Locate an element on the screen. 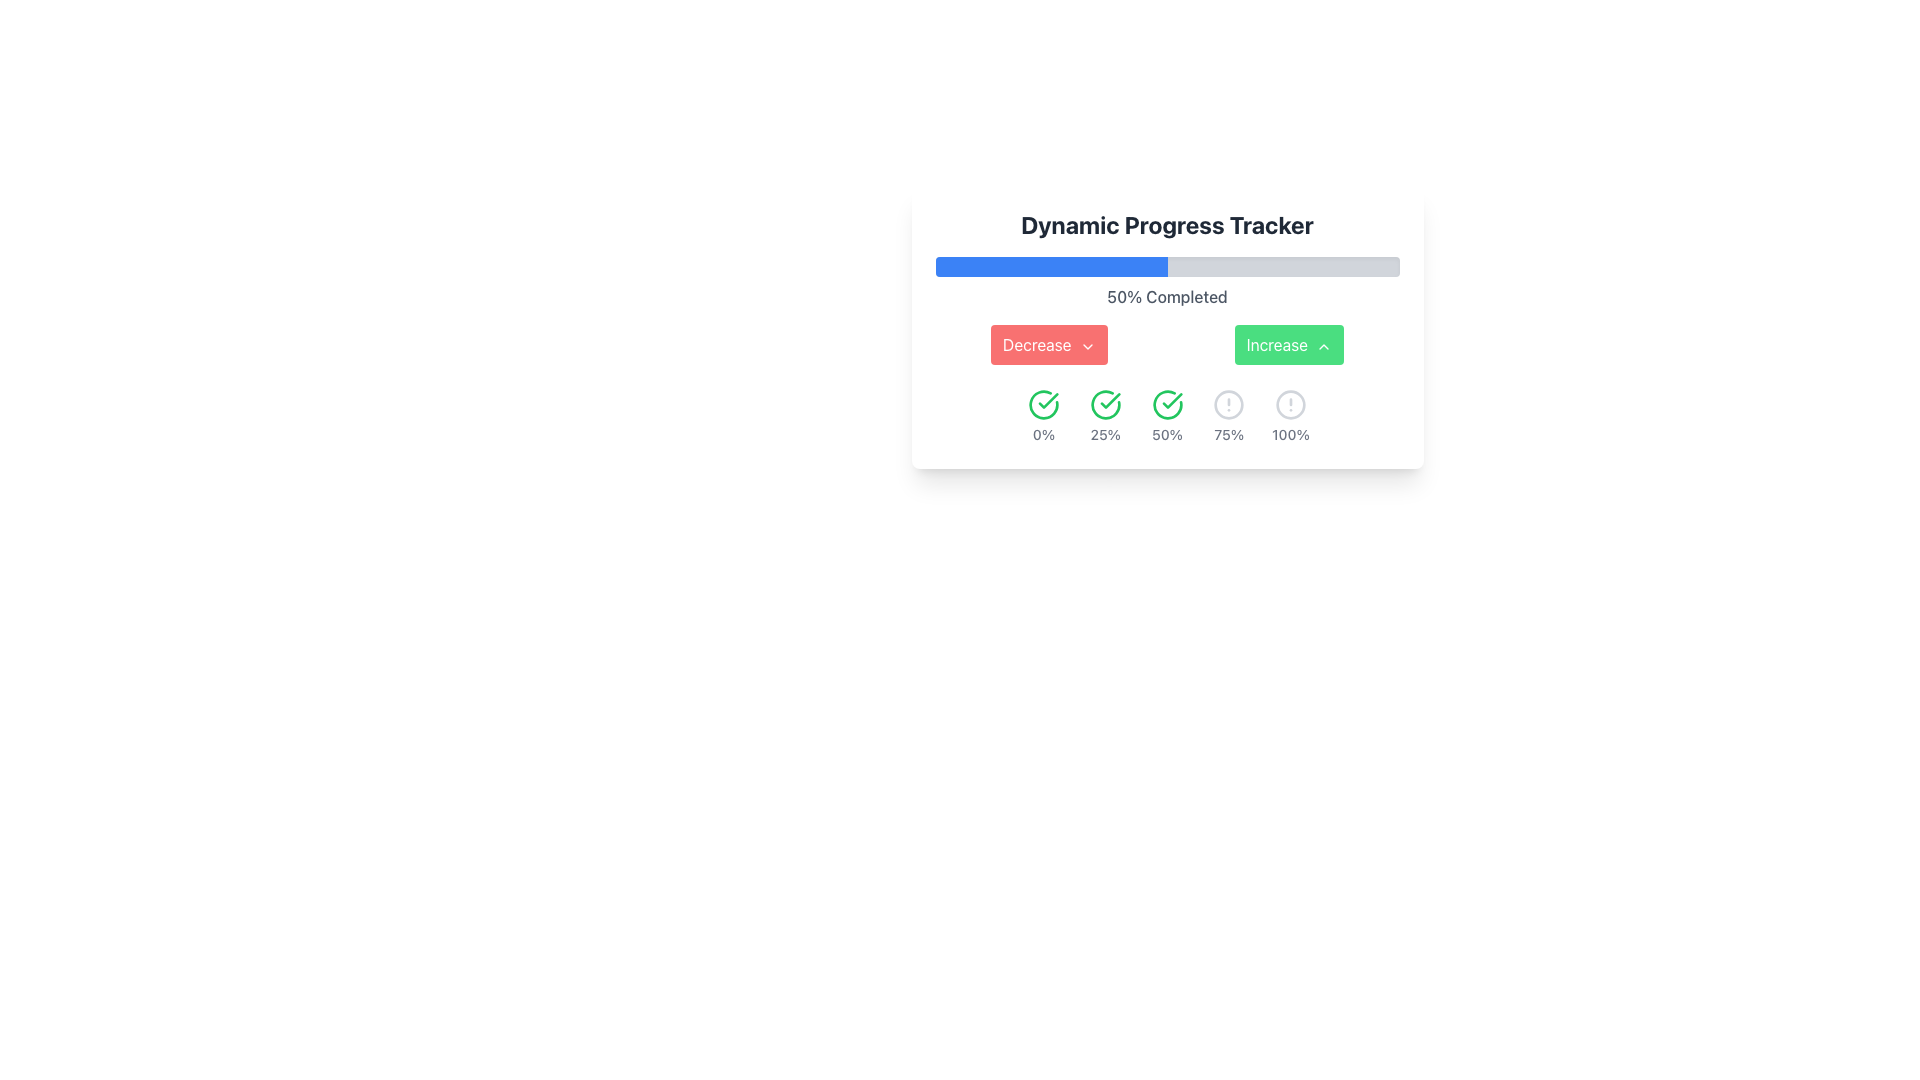 Image resolution: width=1920 pixels, height=1080 pixels. the Circle element in the SVG graphic that serves as a visual indicator for progress tracking, located centrally at the bottom of the card layout is located at coordinates (1291, 405).